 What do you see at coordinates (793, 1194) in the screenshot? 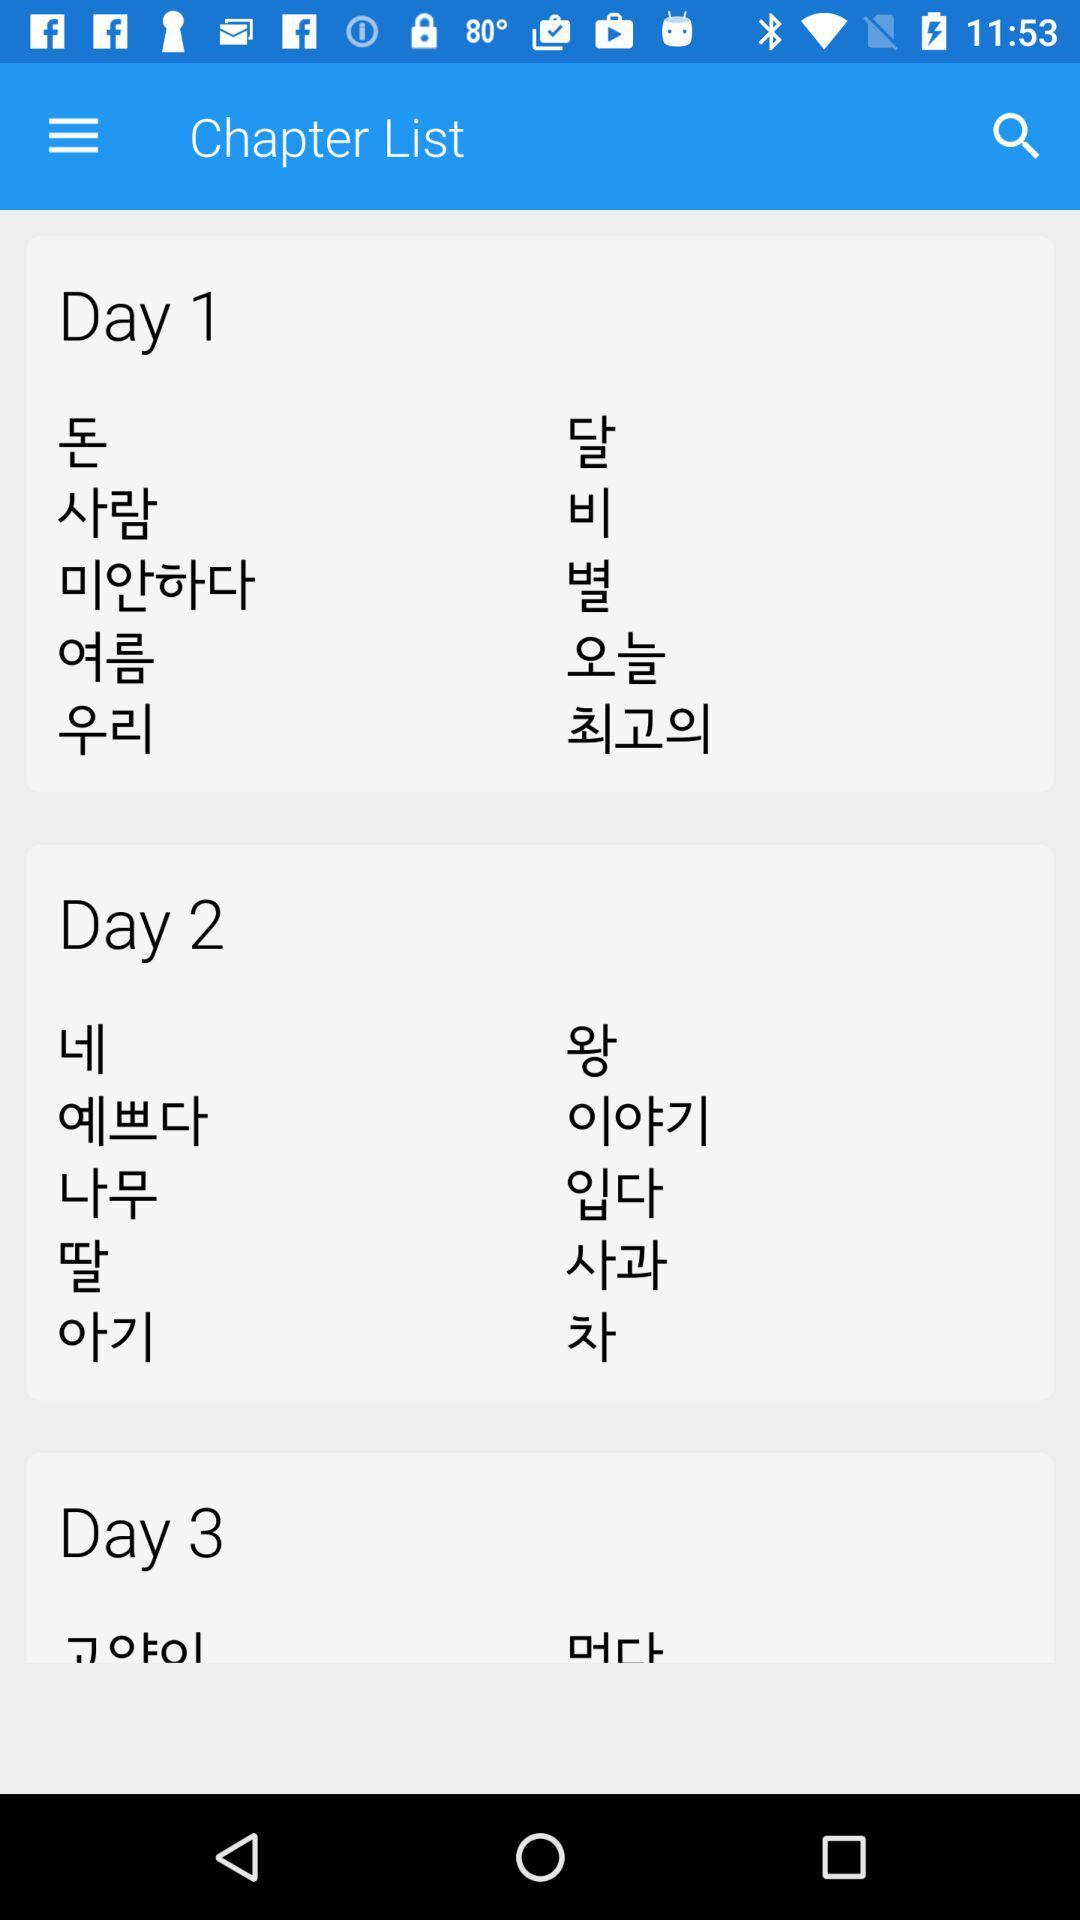
I see `icon on the right` at bounding box center [793, 1194].